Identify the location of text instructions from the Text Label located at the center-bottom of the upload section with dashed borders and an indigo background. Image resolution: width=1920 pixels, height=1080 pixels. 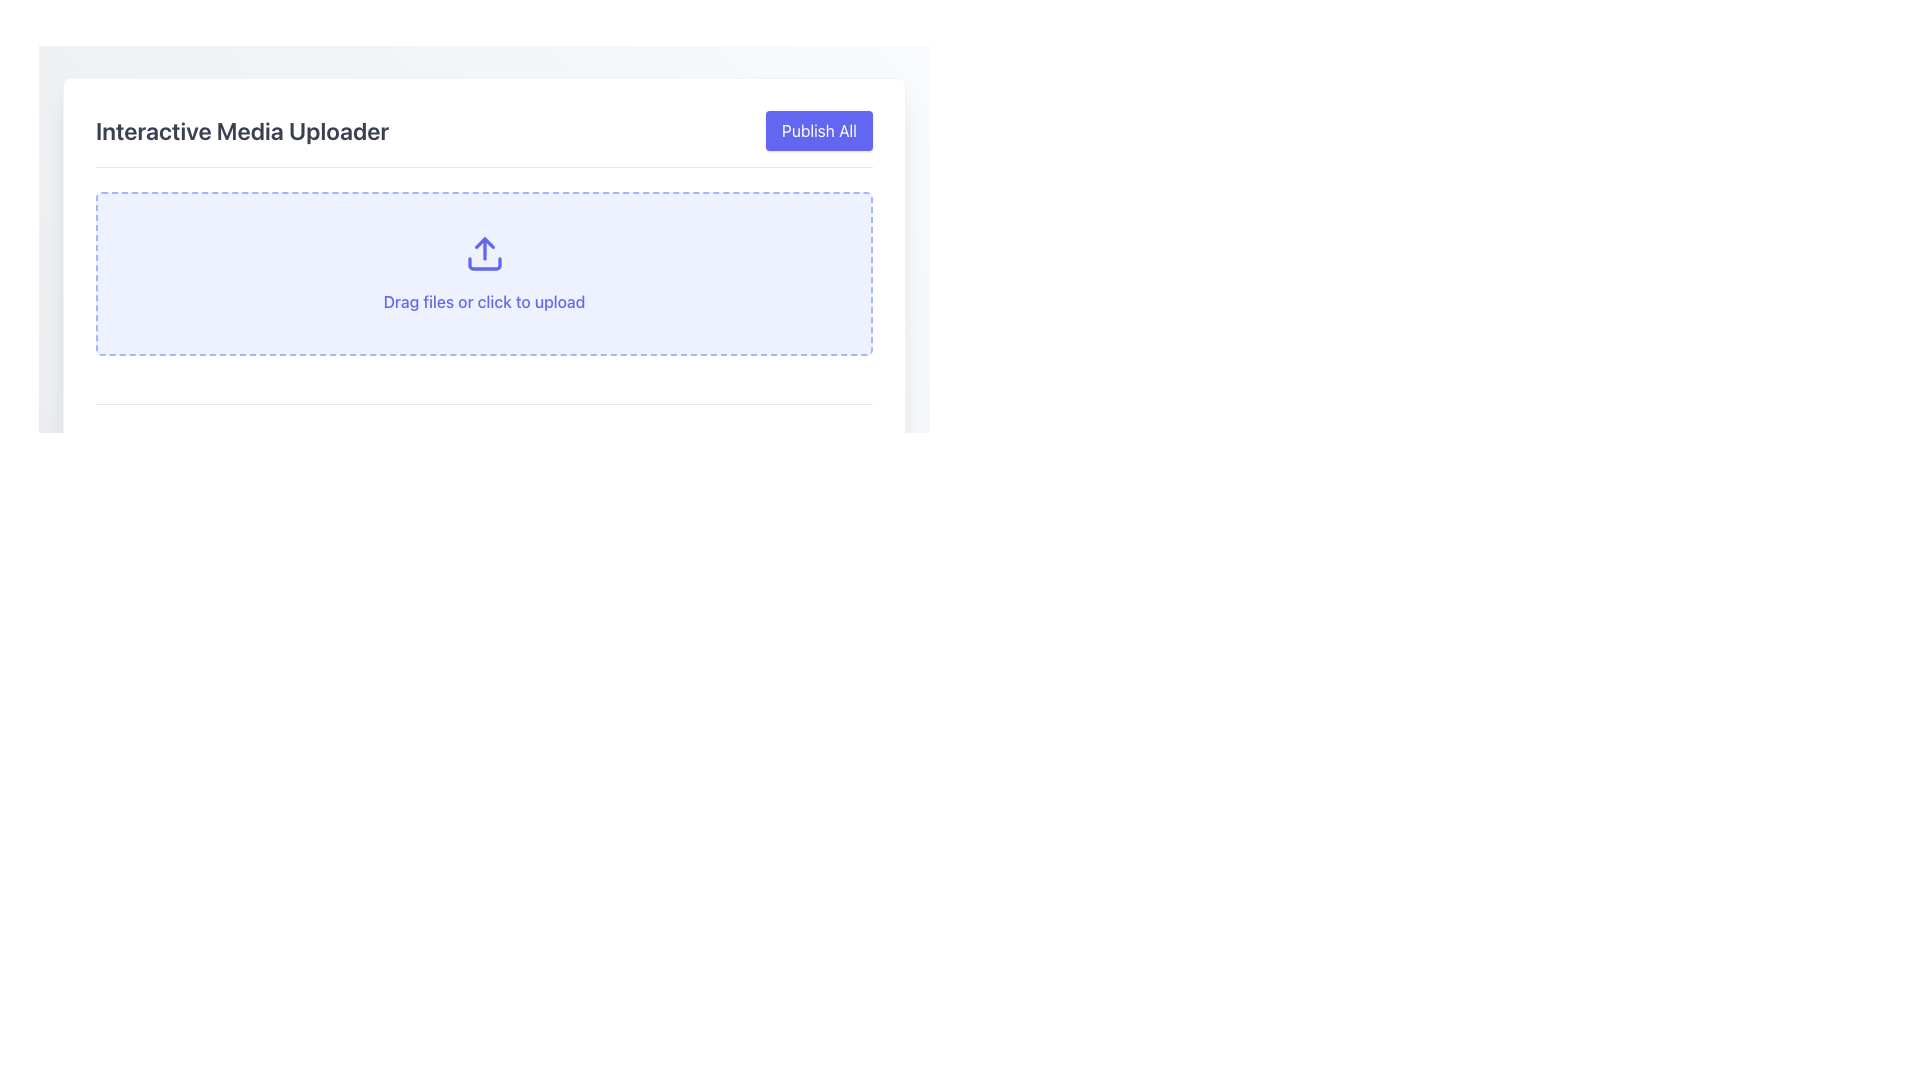
(484, 301).